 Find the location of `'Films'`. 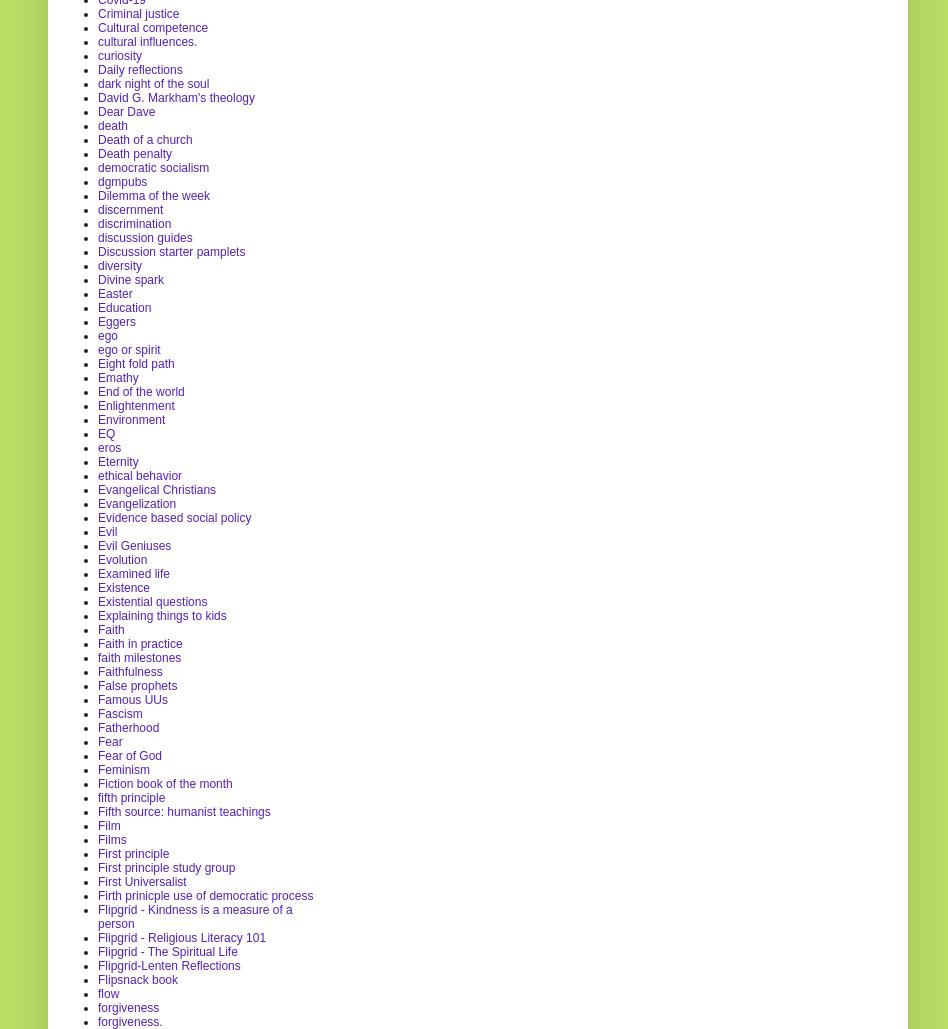

'Films' is located at coordinates (111, 838).